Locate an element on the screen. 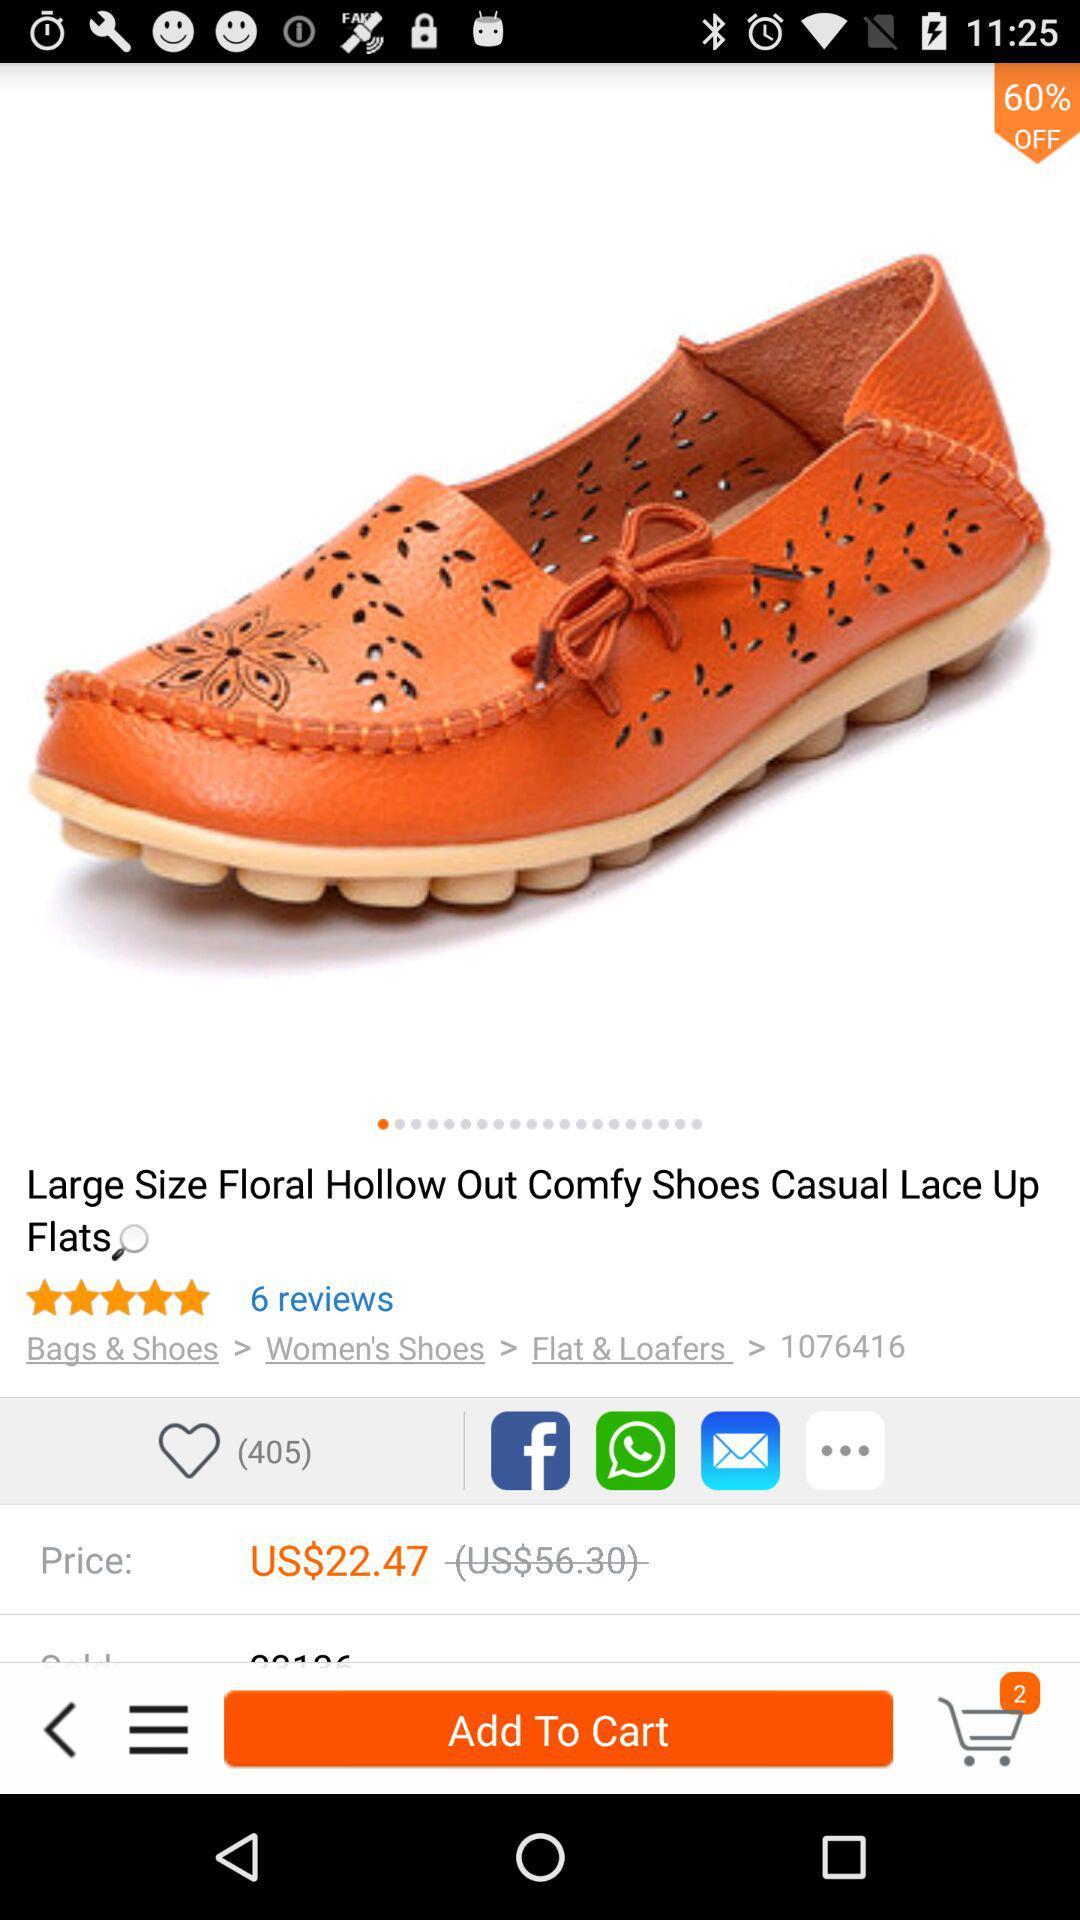  third screen go to screen three is located at coordinates (415, 1124).